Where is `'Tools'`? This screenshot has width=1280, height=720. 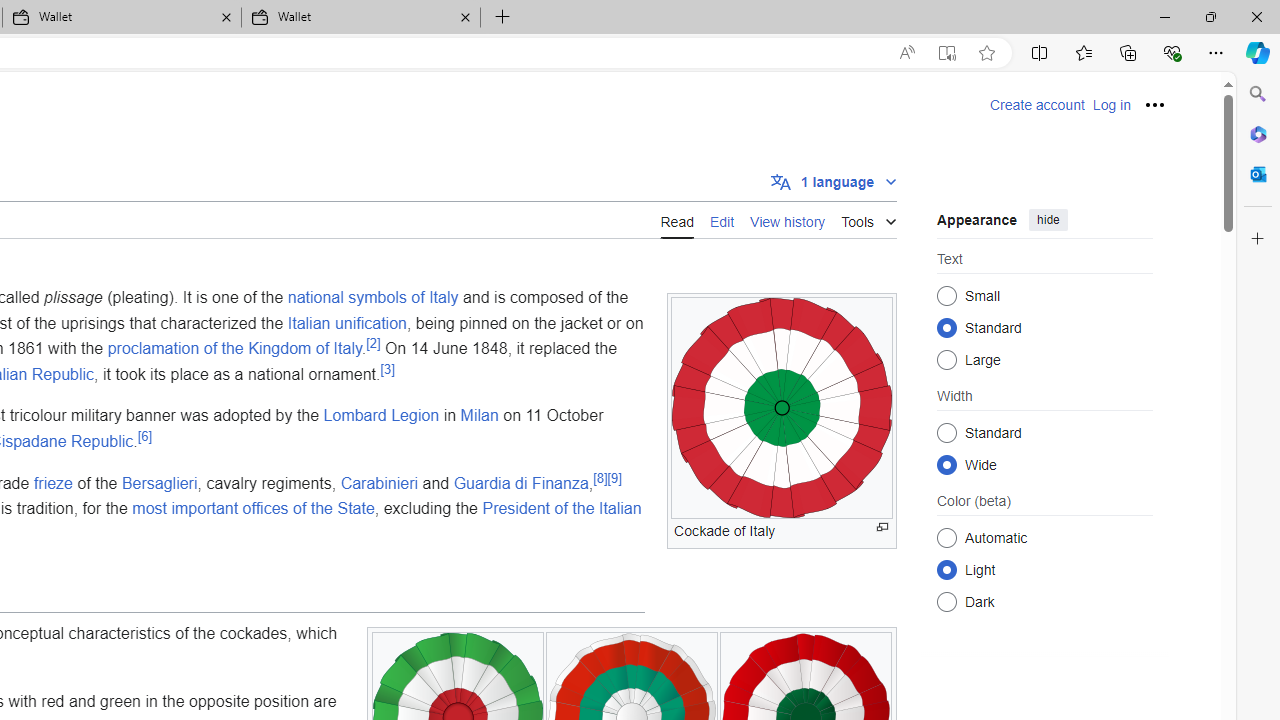
'Tools' is located at coordinates (869, 218).